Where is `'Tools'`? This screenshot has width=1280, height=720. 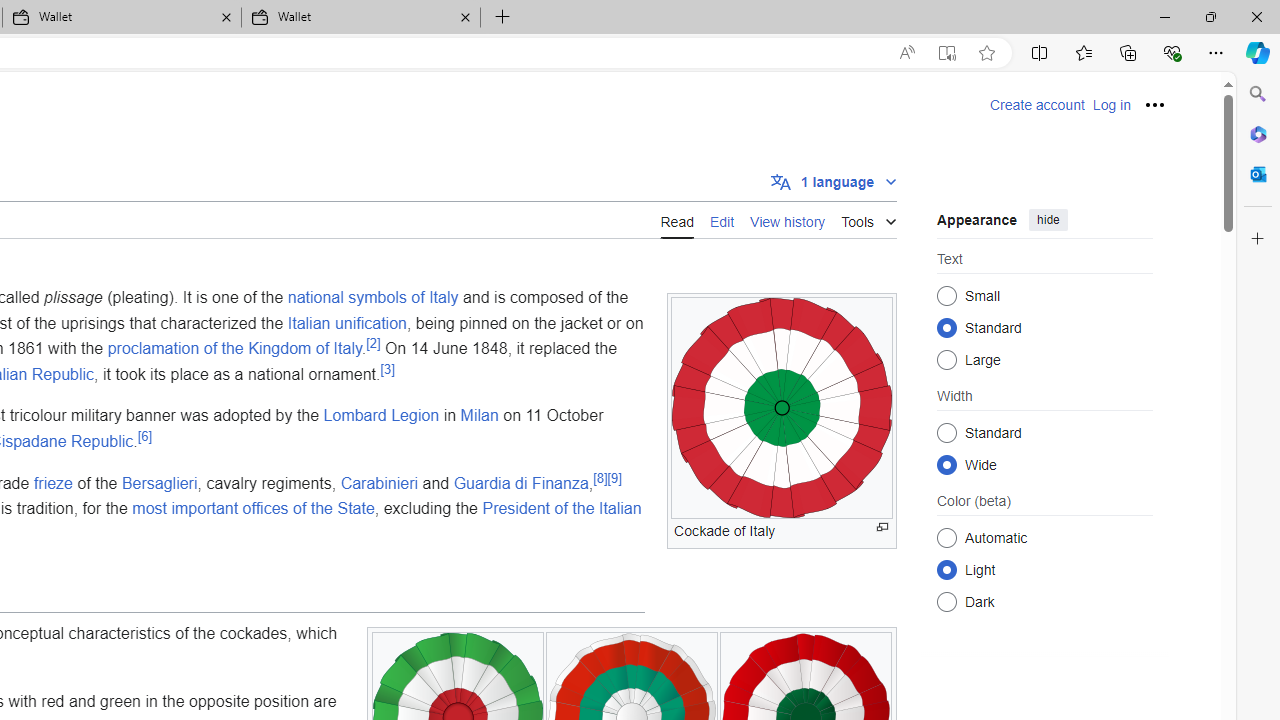
'Tools' is located at coordinates (869, 218).